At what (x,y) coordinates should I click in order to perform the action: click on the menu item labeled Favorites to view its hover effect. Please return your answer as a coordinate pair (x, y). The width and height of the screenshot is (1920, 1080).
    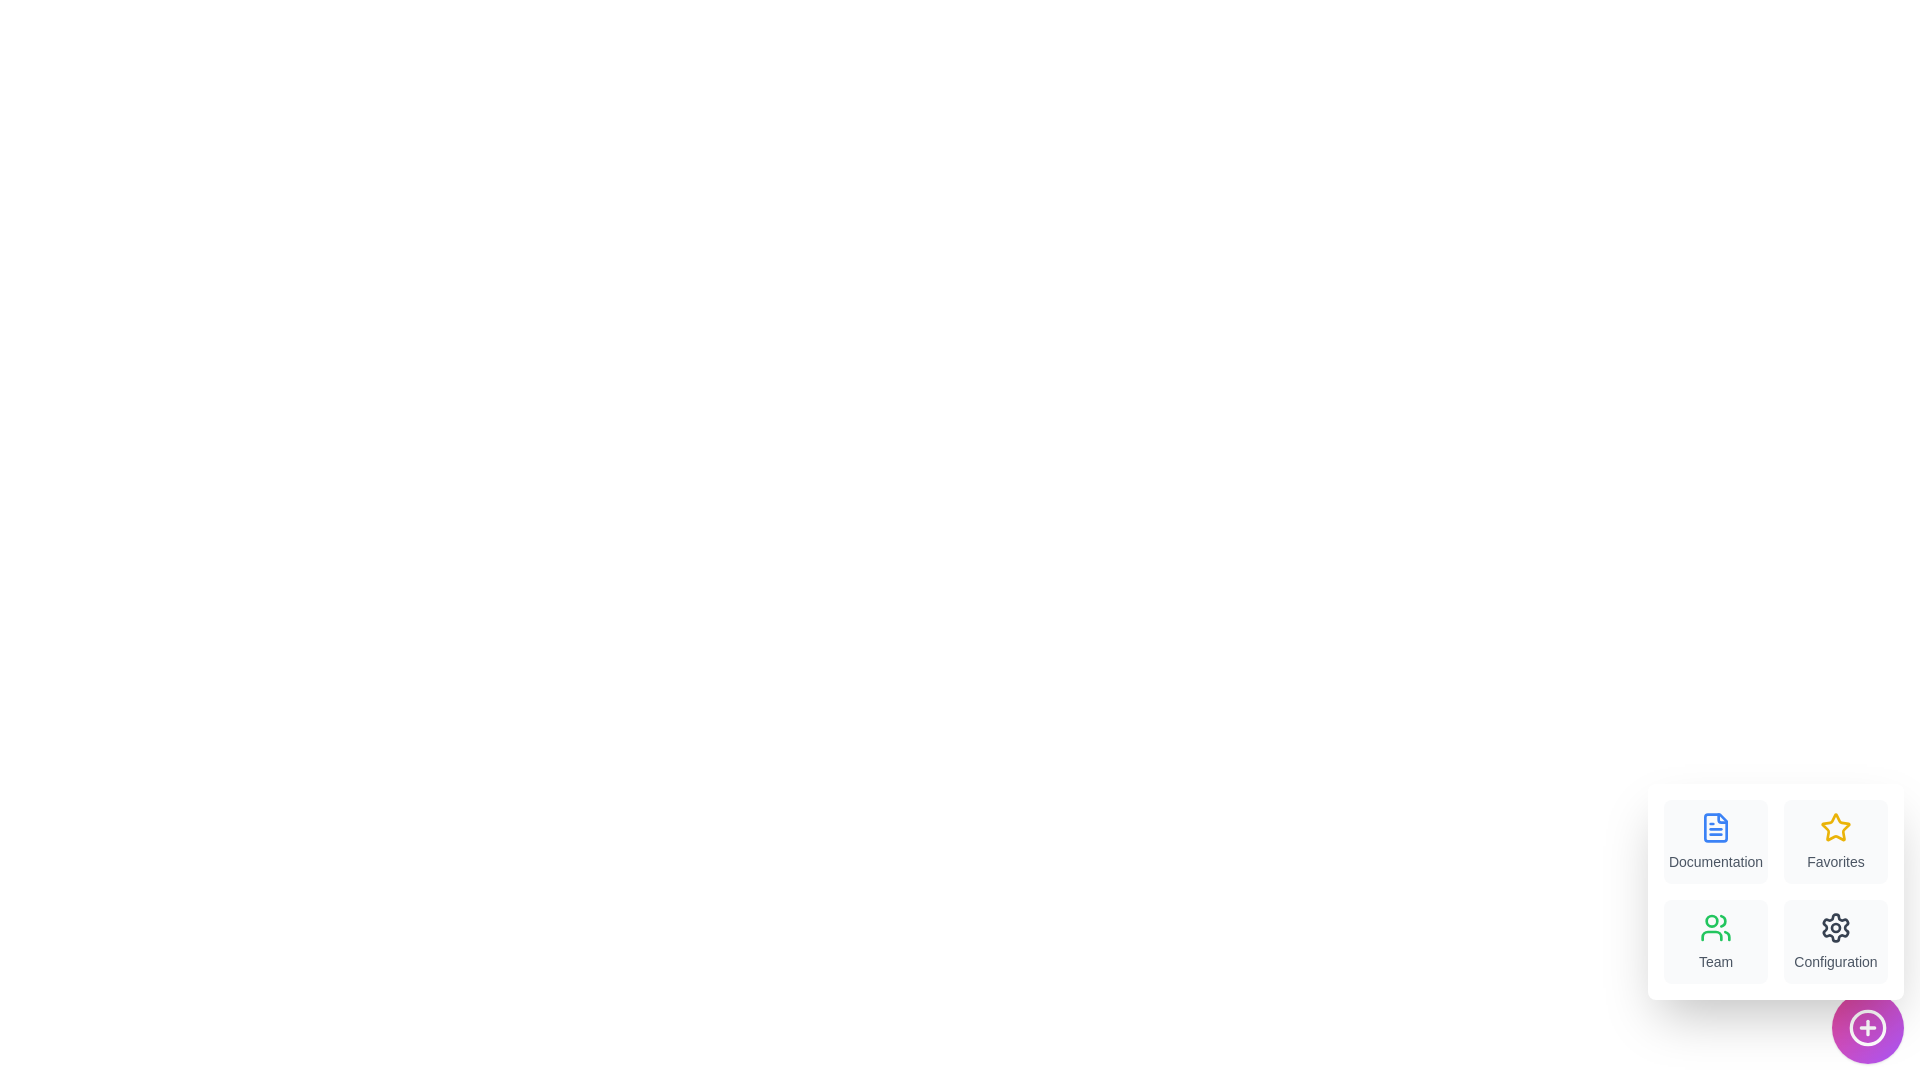
    Looking at the image, I should click on (1836, 841).